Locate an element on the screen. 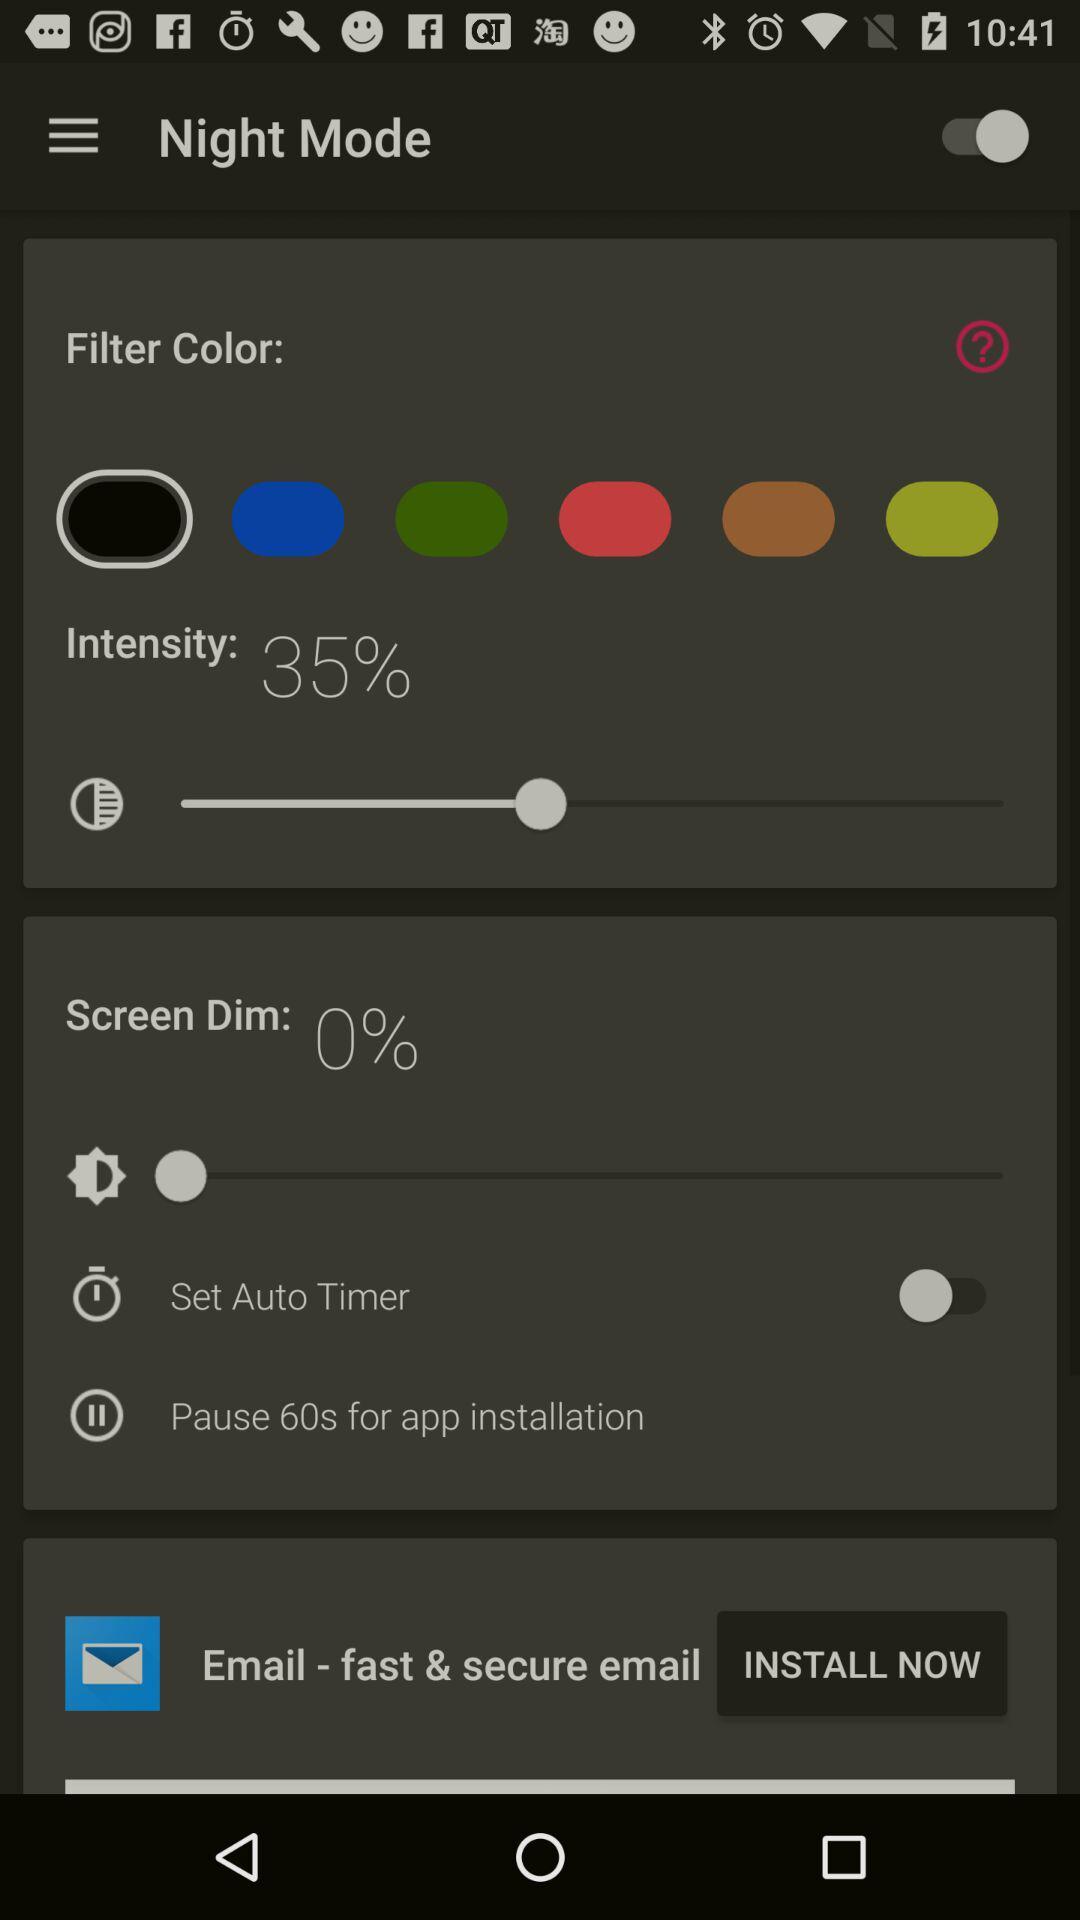 The image size is (1080, 1920). off is located at coordinates (951, 1295).